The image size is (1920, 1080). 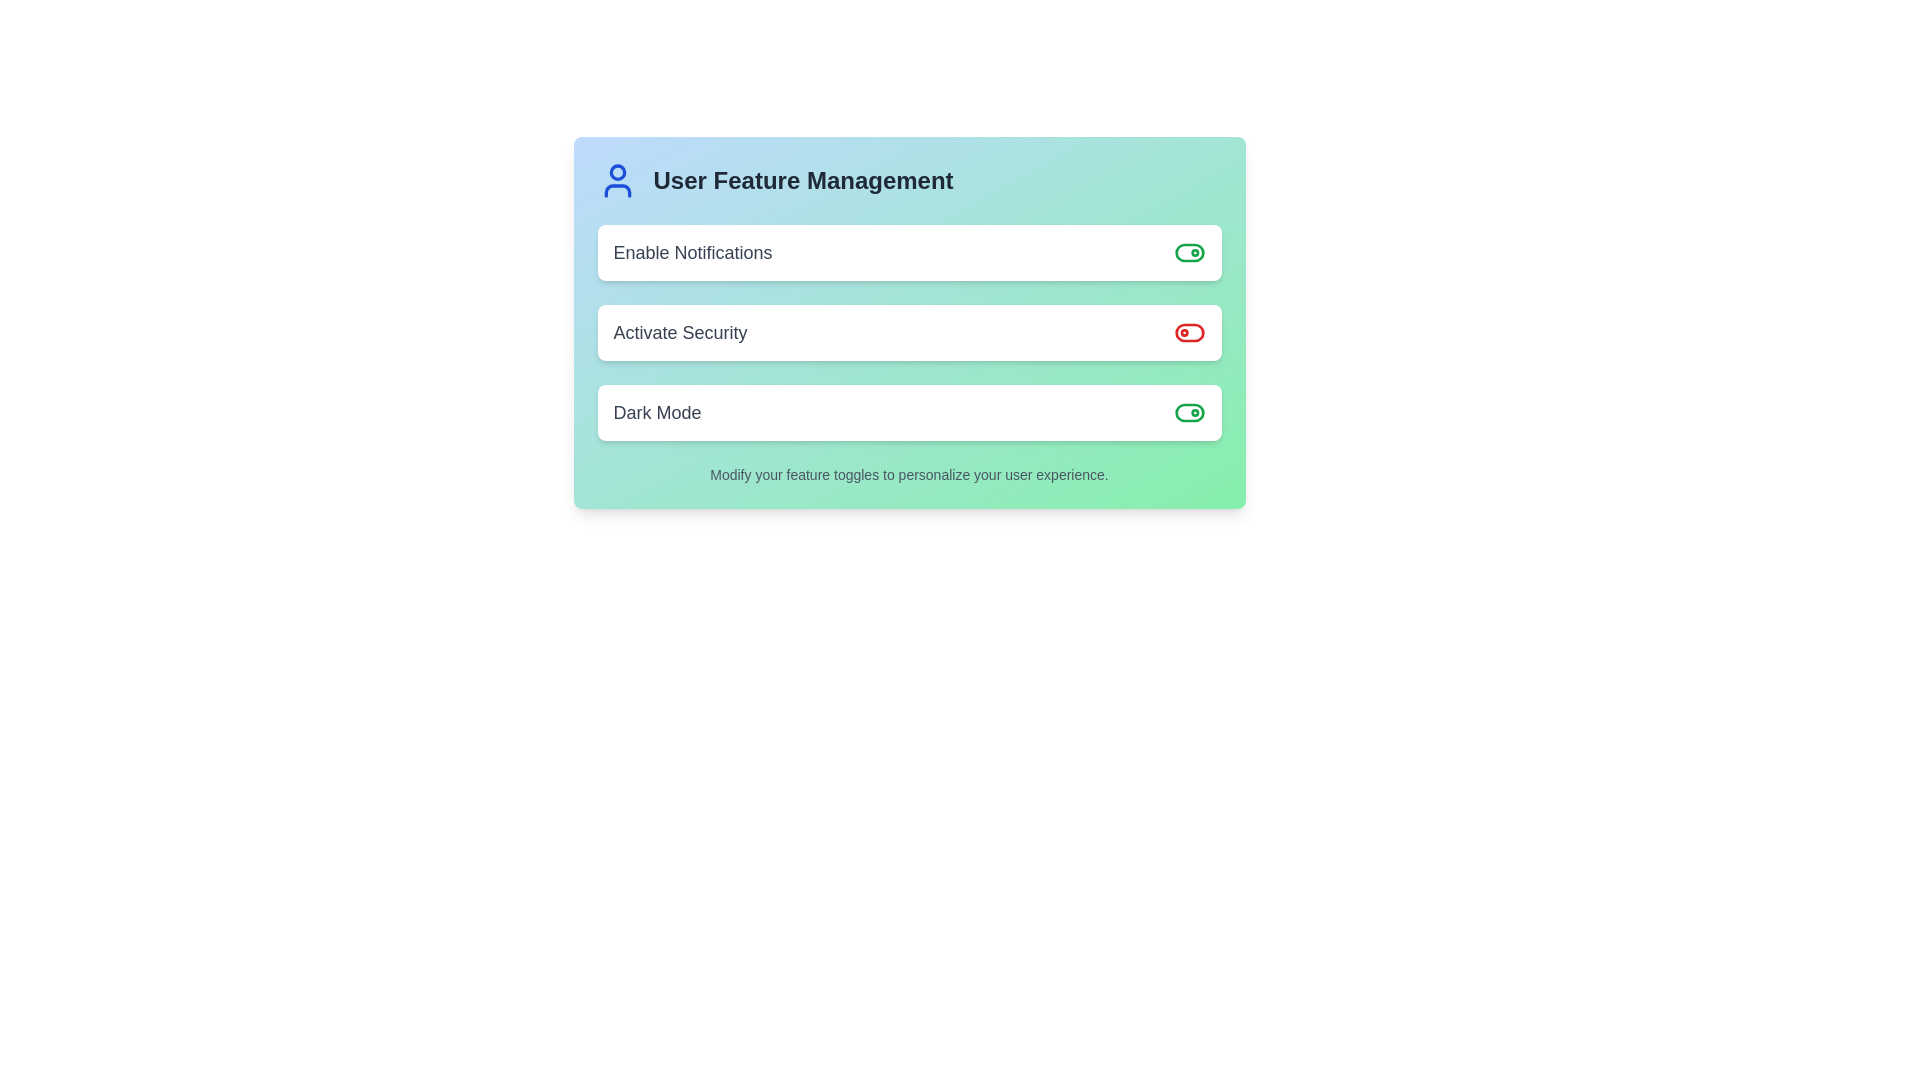 What do you see at coordinates (908, 331) in the screenshot?
I see `the 'Activate Security' toggle option box` at bounding box center [908, 331].